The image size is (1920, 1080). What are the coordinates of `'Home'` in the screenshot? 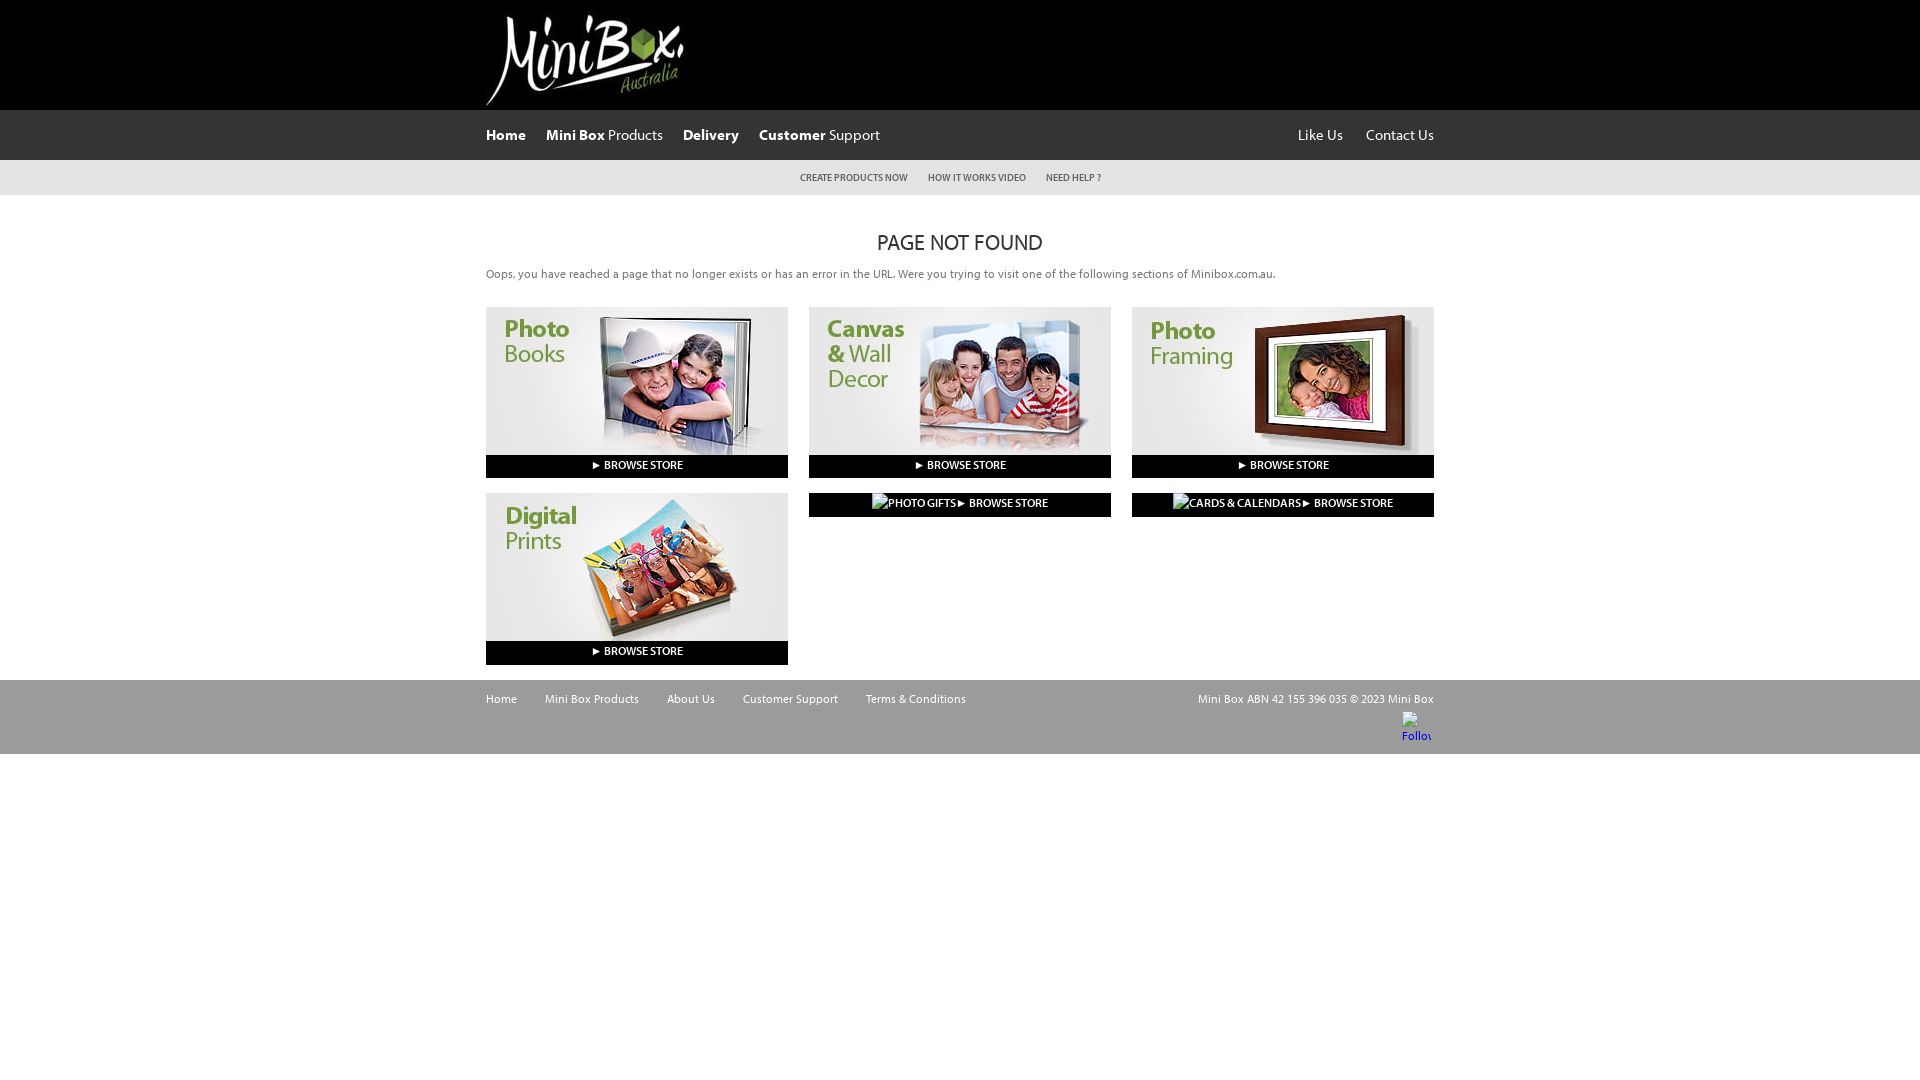 It's located at (501, 697).